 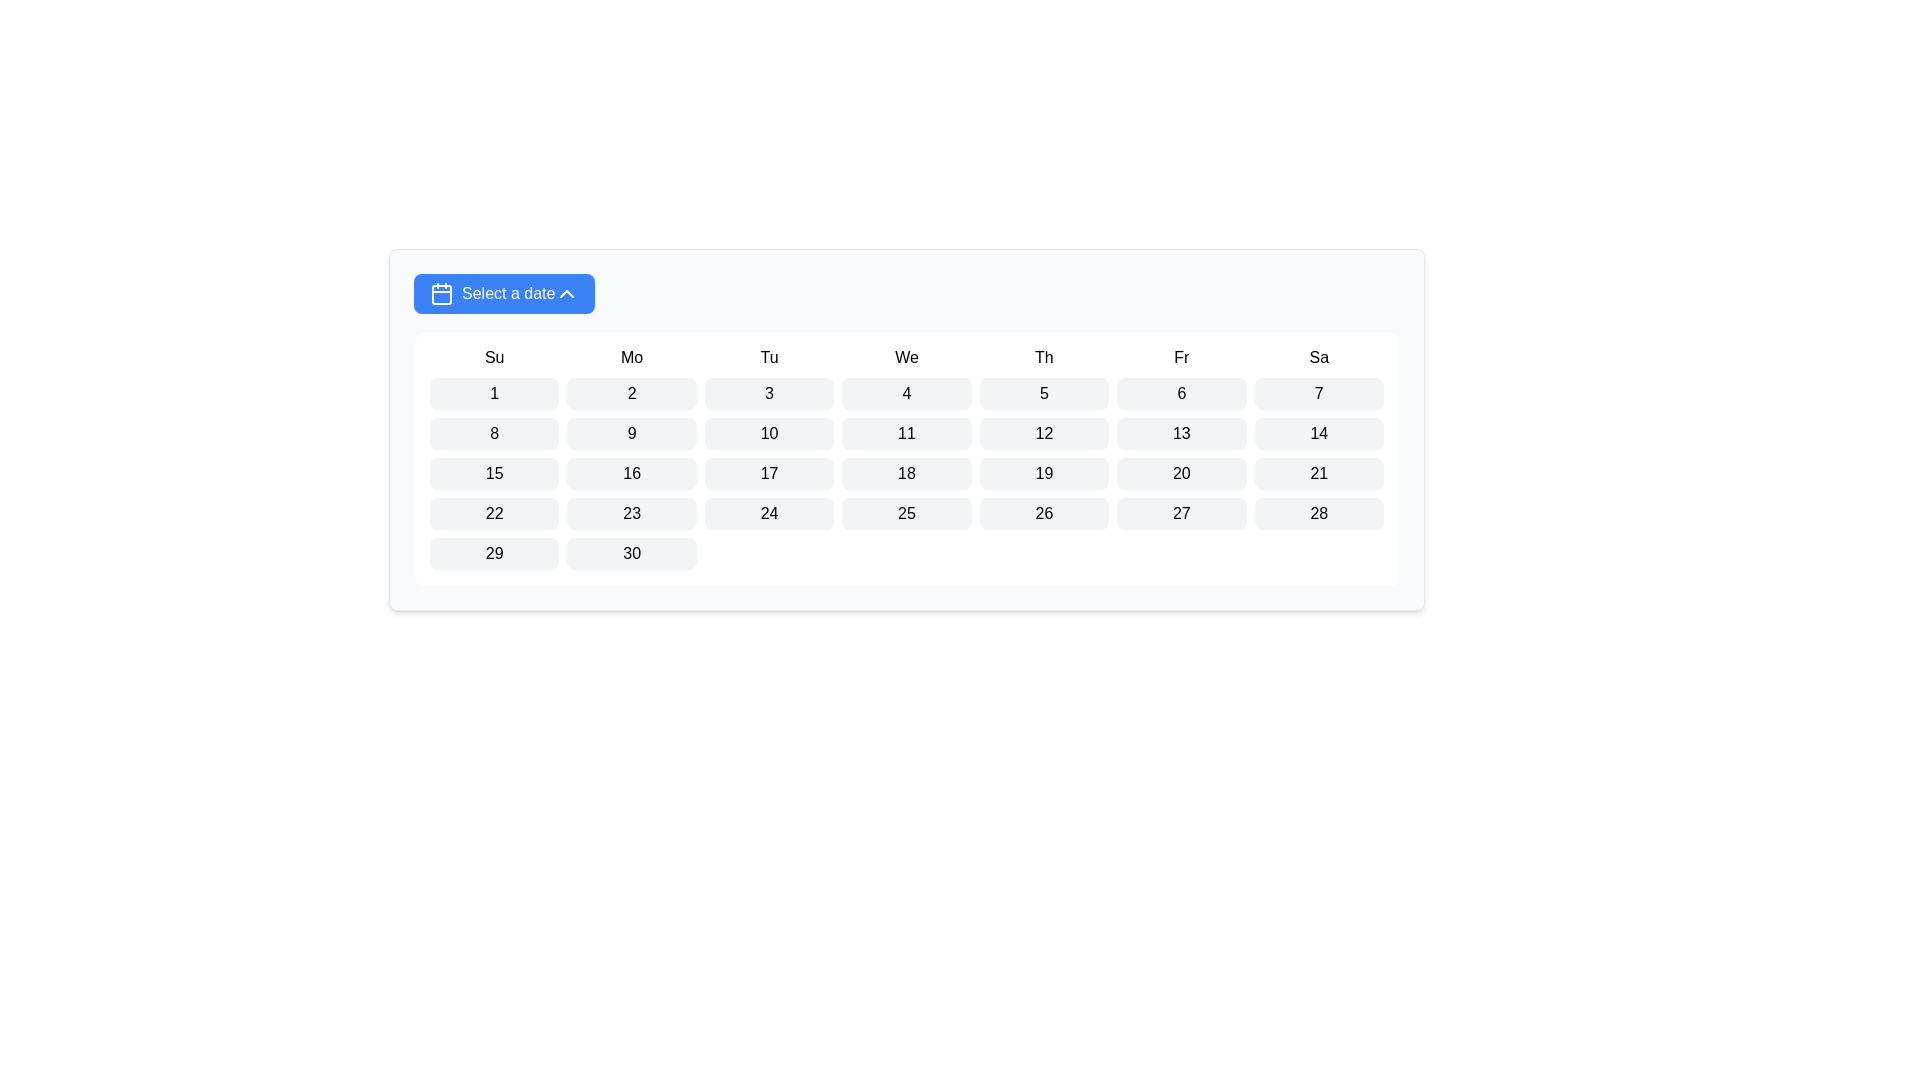 What do you see at coordinates (1181, 357) in the screenshot?
I see `the static text element displaying 'Fr', which is the abbreviation for Friday, located in the sixth cell of the header row of a grid layout for the days of the week` at bounding box center [1181, 357].